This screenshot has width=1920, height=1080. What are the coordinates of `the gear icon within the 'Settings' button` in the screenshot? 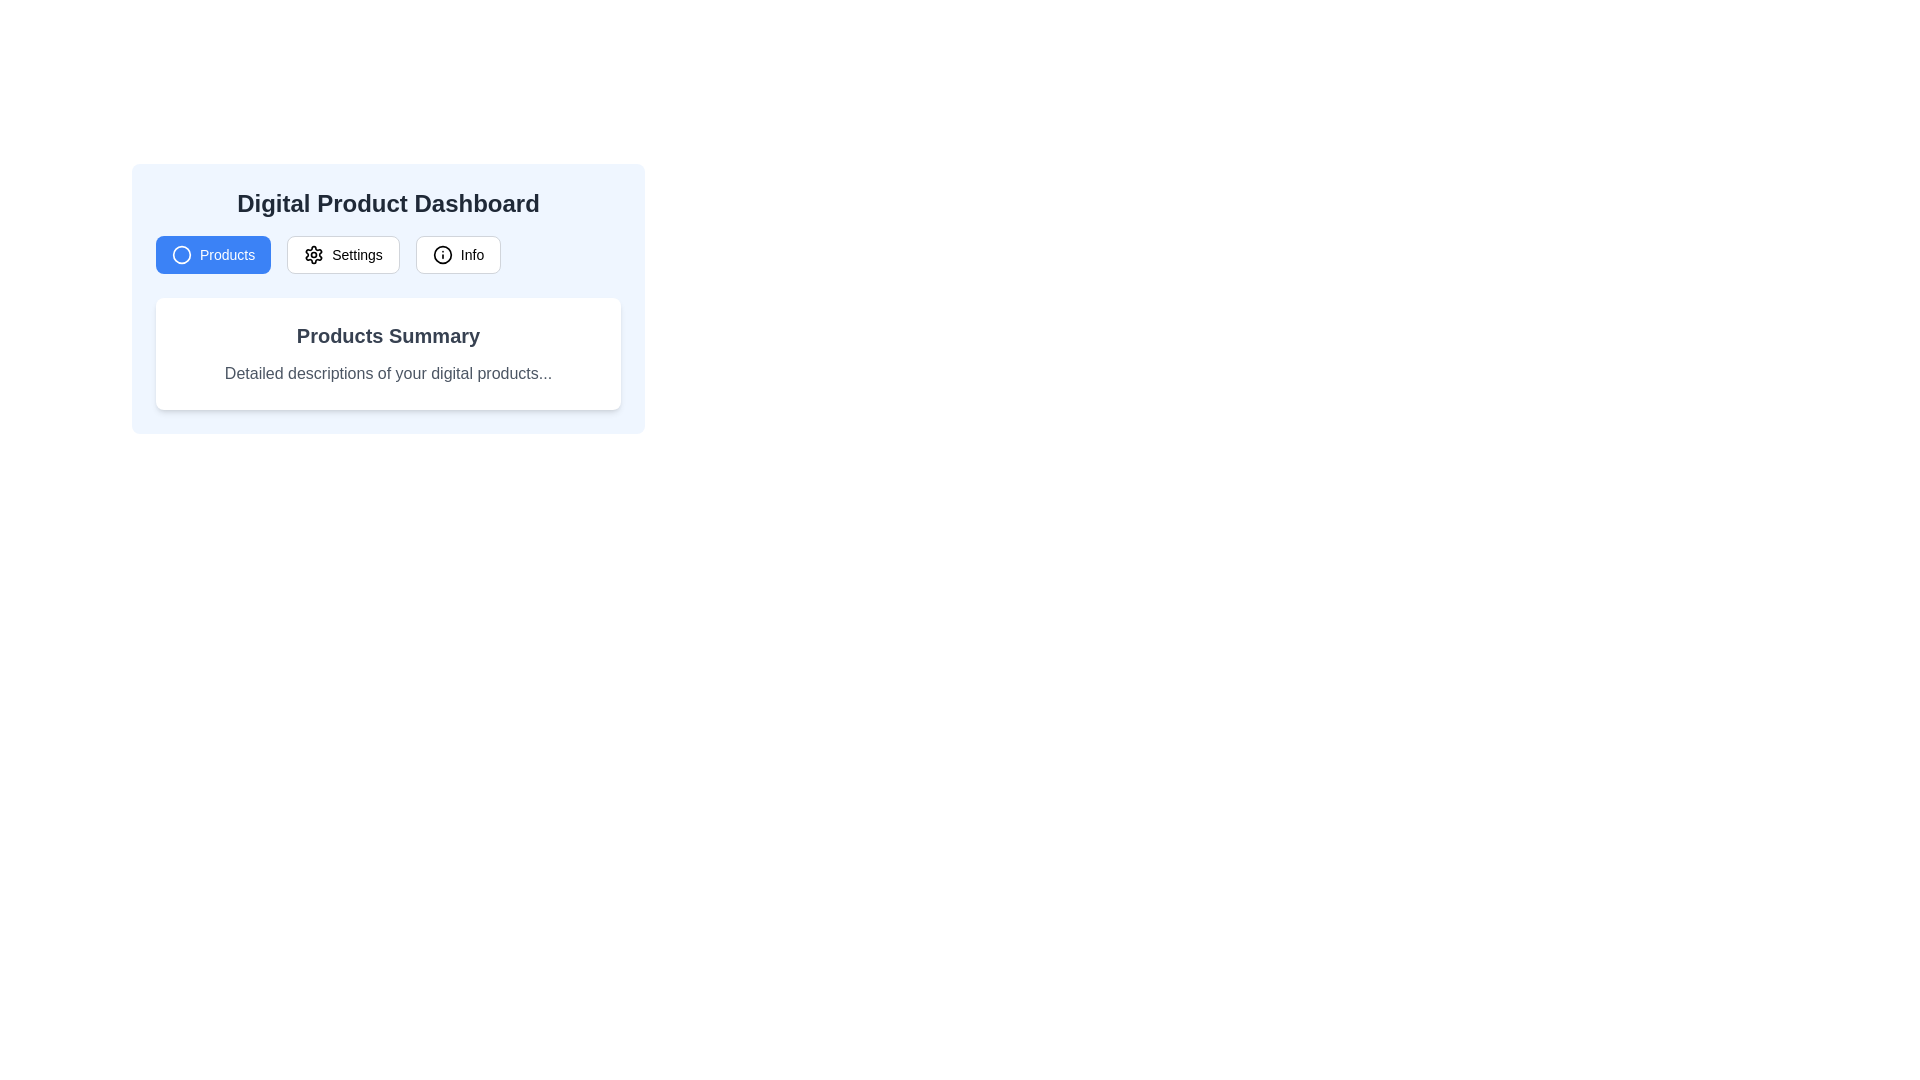 It's located at (313, 253).